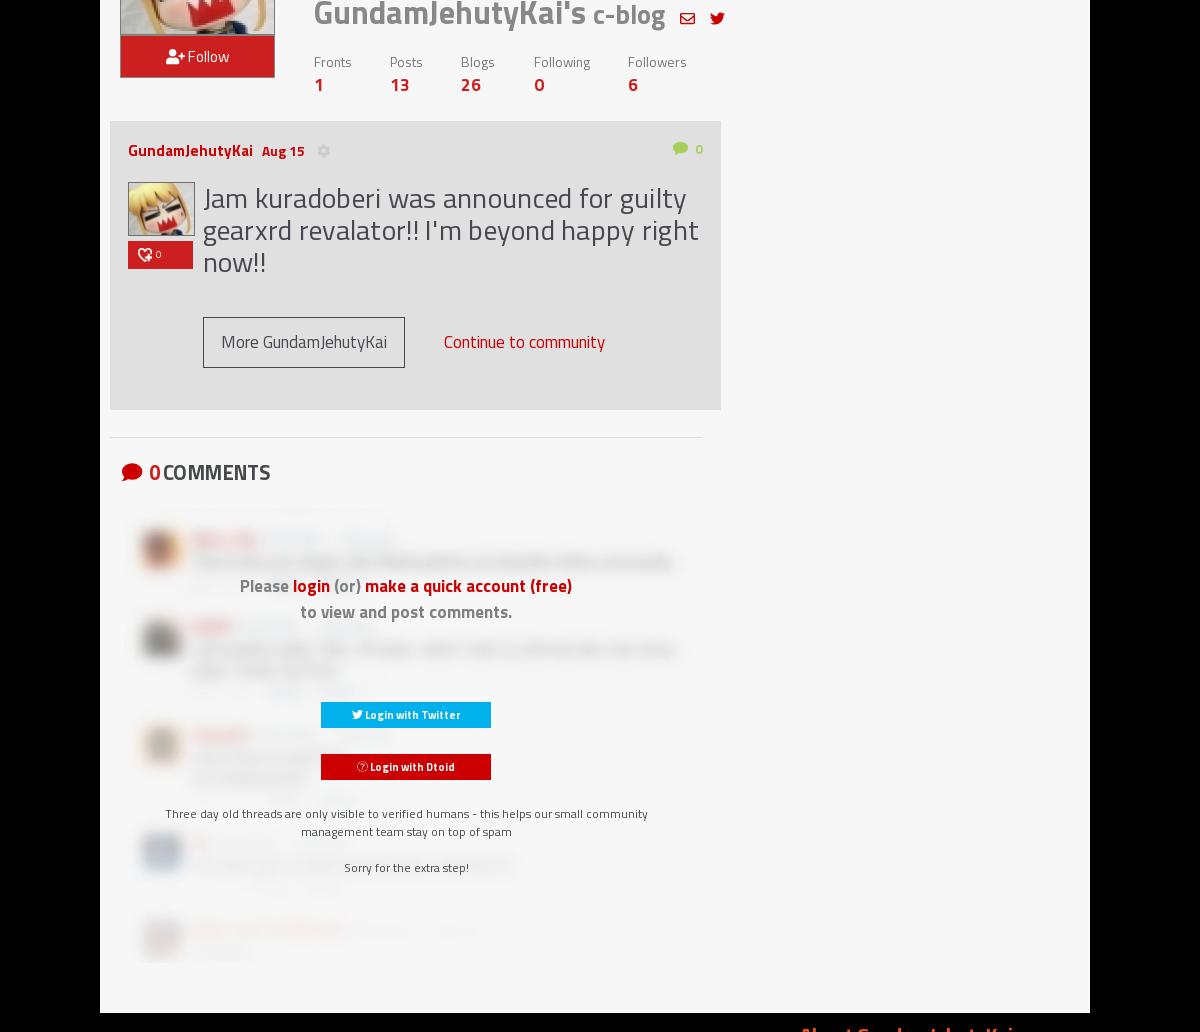 The height and width of the screenshot is (1032, 1200). I want to click on 'Login with Twitter', so click(411, 713).